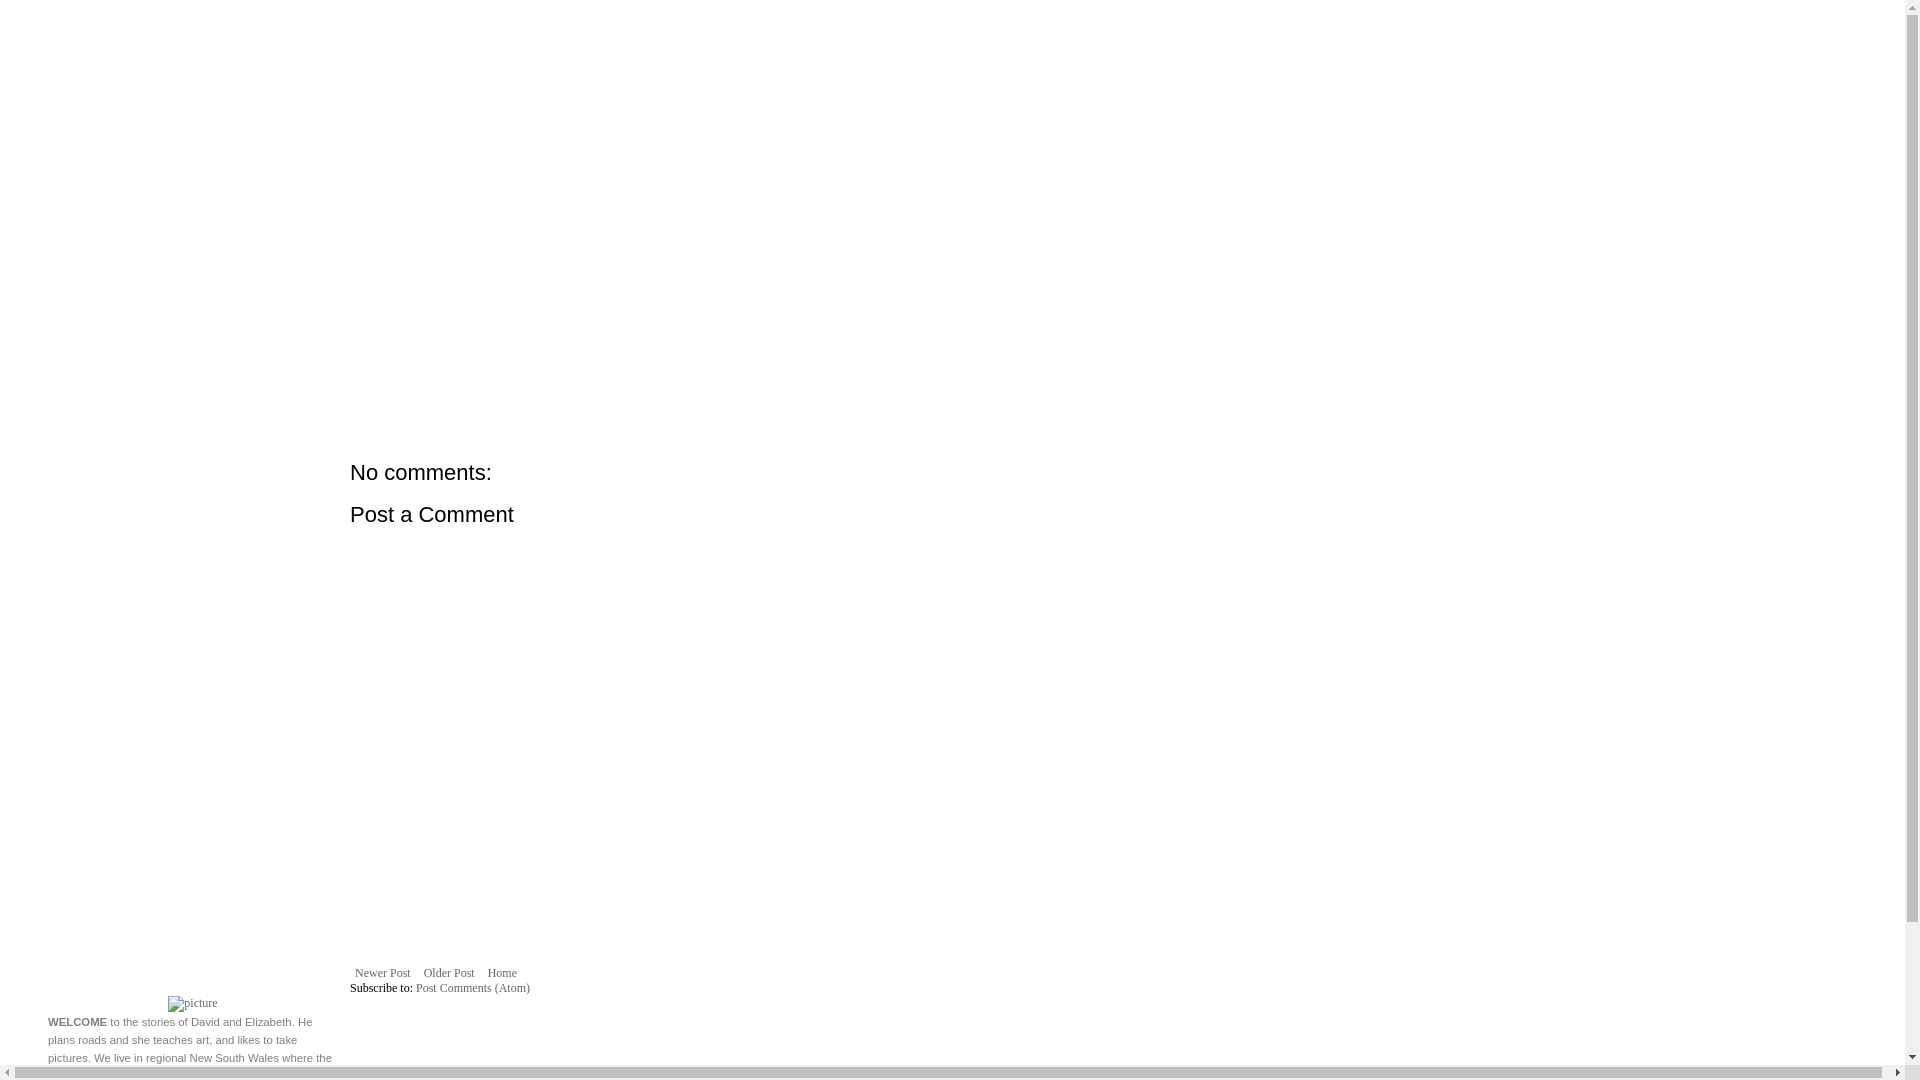 Image resolution: width=1920 pixels, height=1080 pixels. Describe the element at coordinates (472, 986) in the screenshot. I see `'Post Comments (Atom)'` at that location.